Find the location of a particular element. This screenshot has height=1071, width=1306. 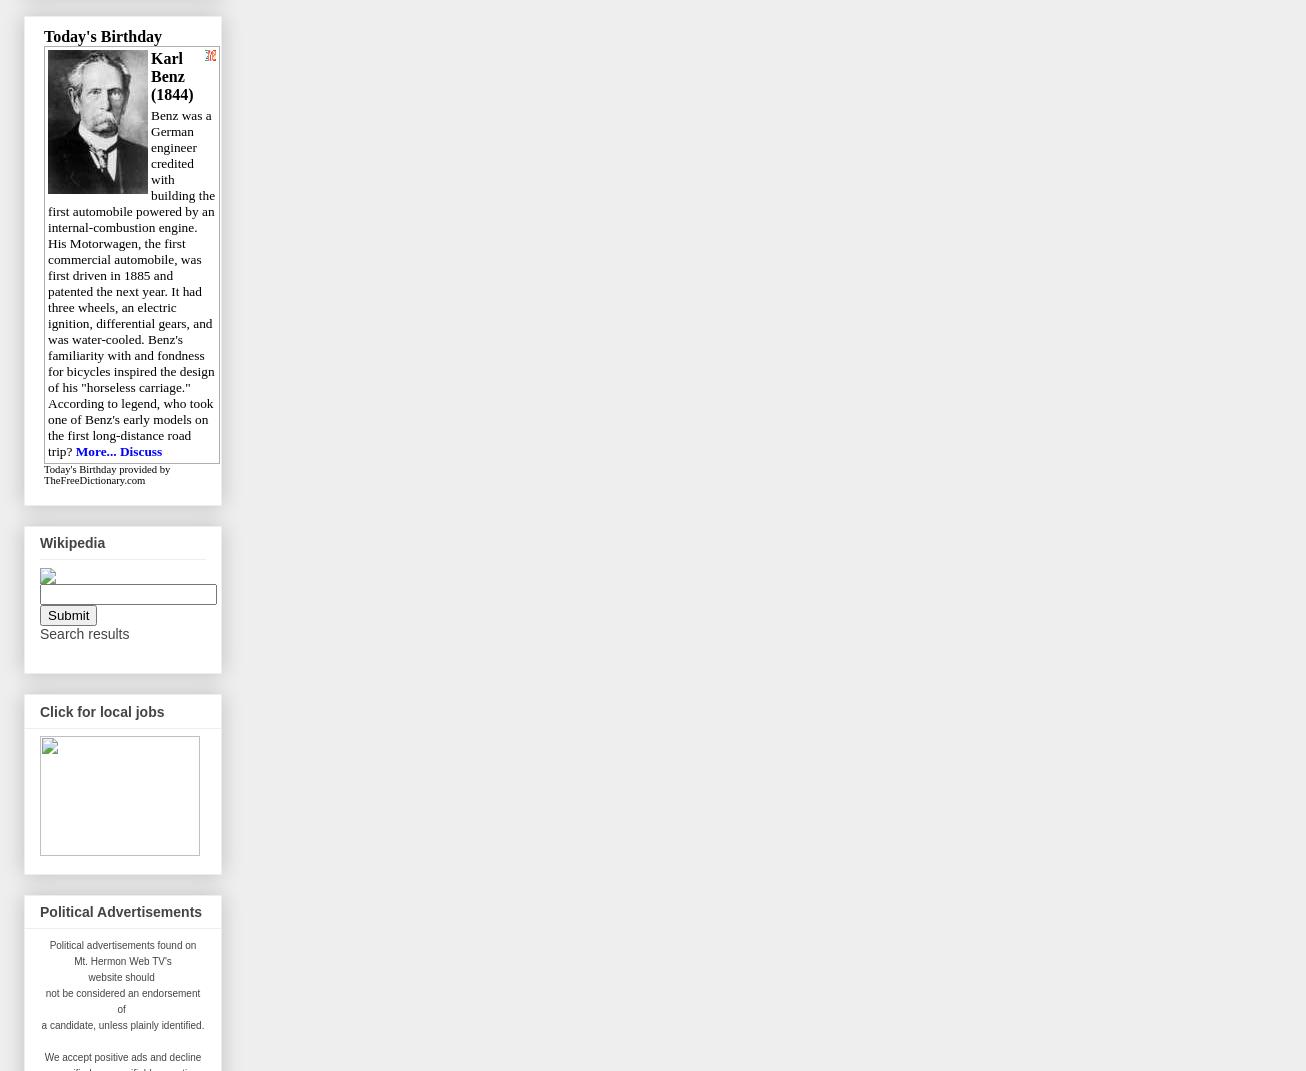

'unless
plainly identified.' is located at coordinates (150, 1025).